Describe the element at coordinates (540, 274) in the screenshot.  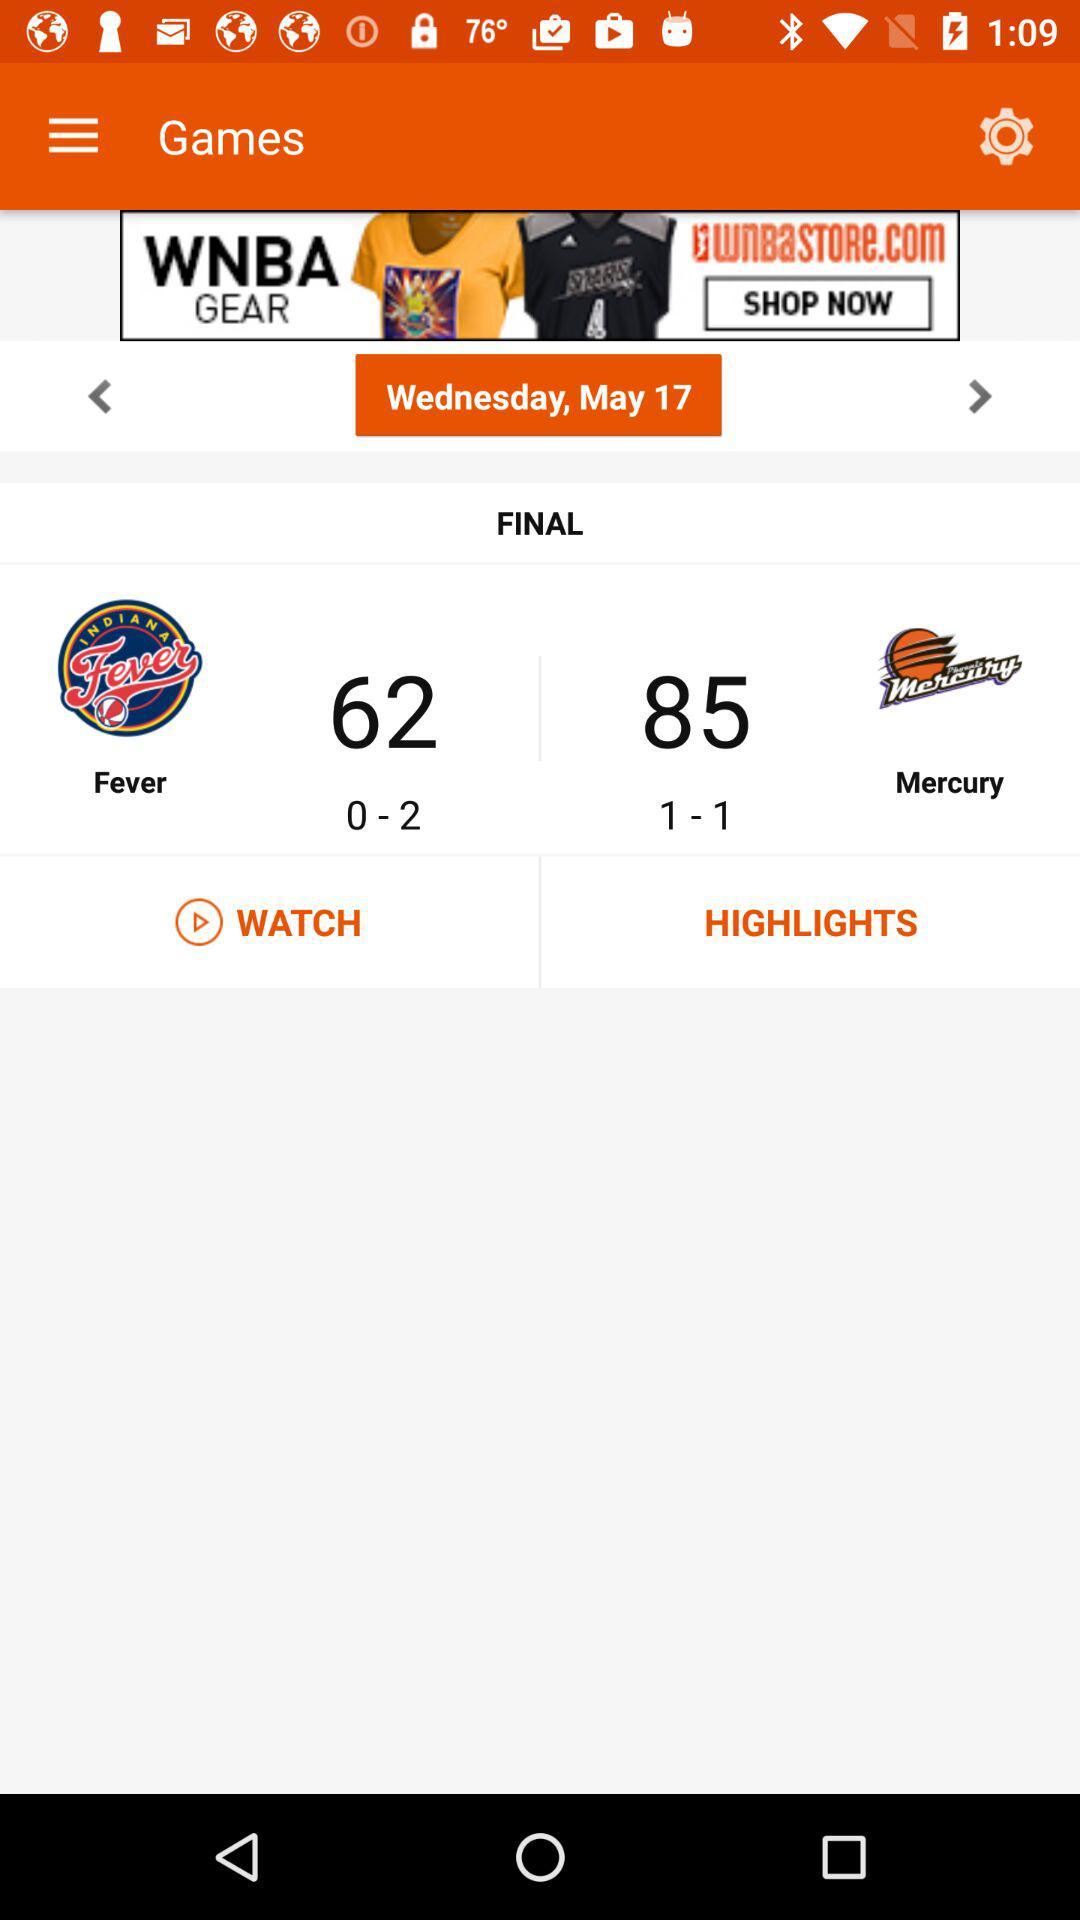
I see `share the article` at that location.